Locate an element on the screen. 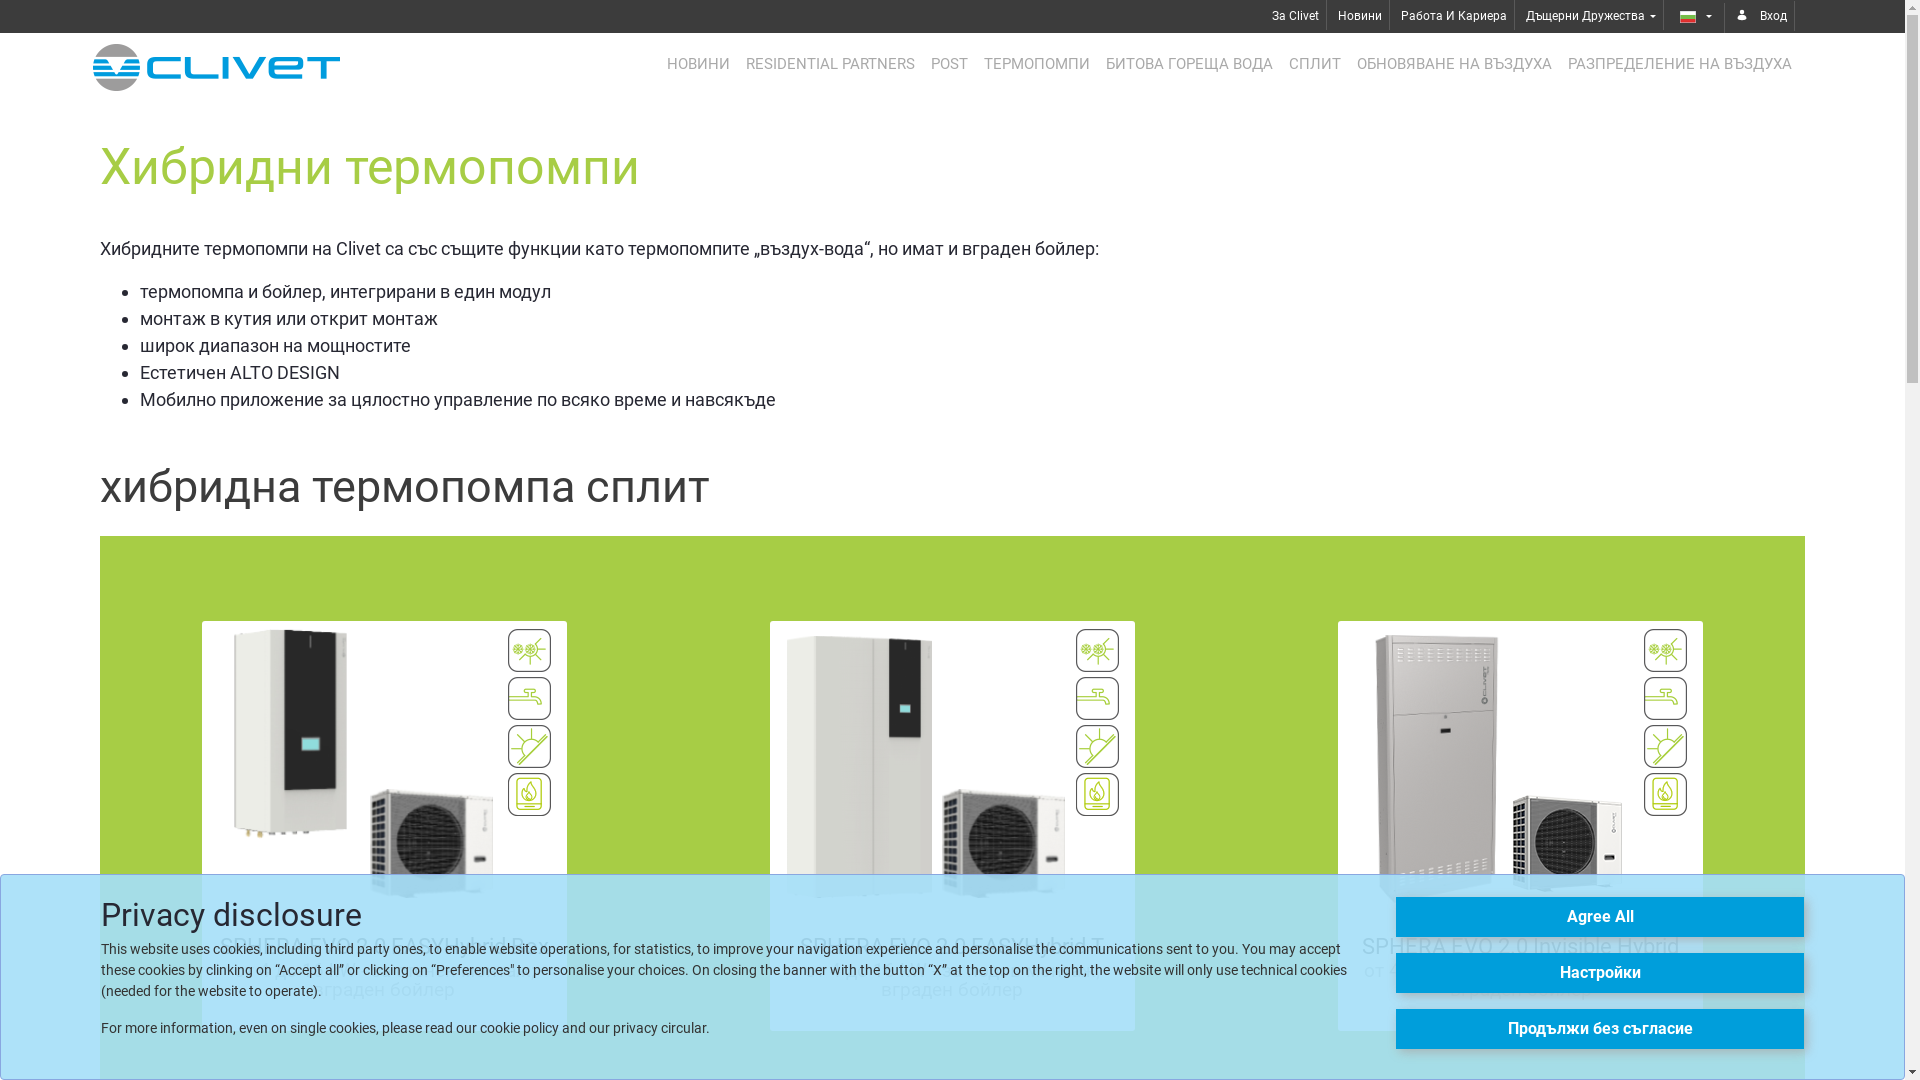 This screenshot has width=1920, height=1080. 'POST' is located at coordinates (948, 63).